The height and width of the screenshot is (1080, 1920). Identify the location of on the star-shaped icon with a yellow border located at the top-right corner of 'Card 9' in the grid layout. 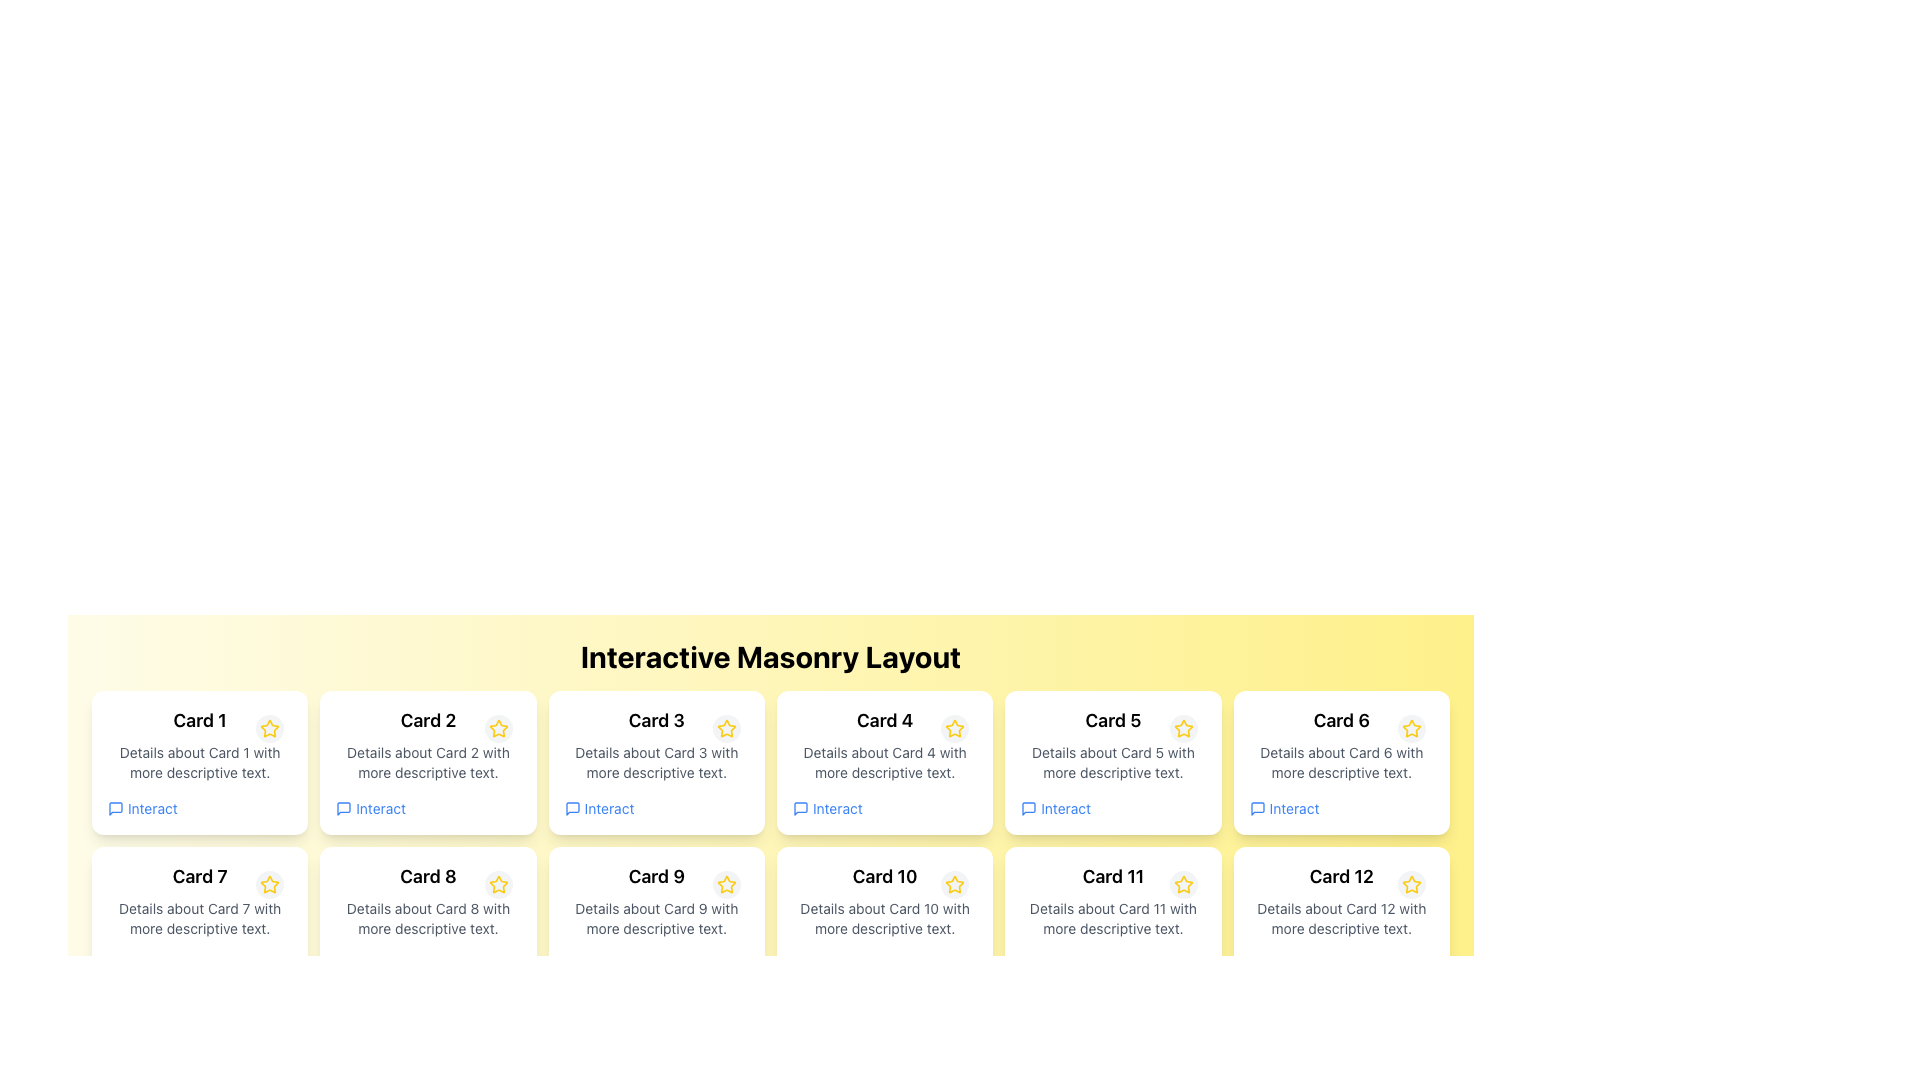
(725, 883).